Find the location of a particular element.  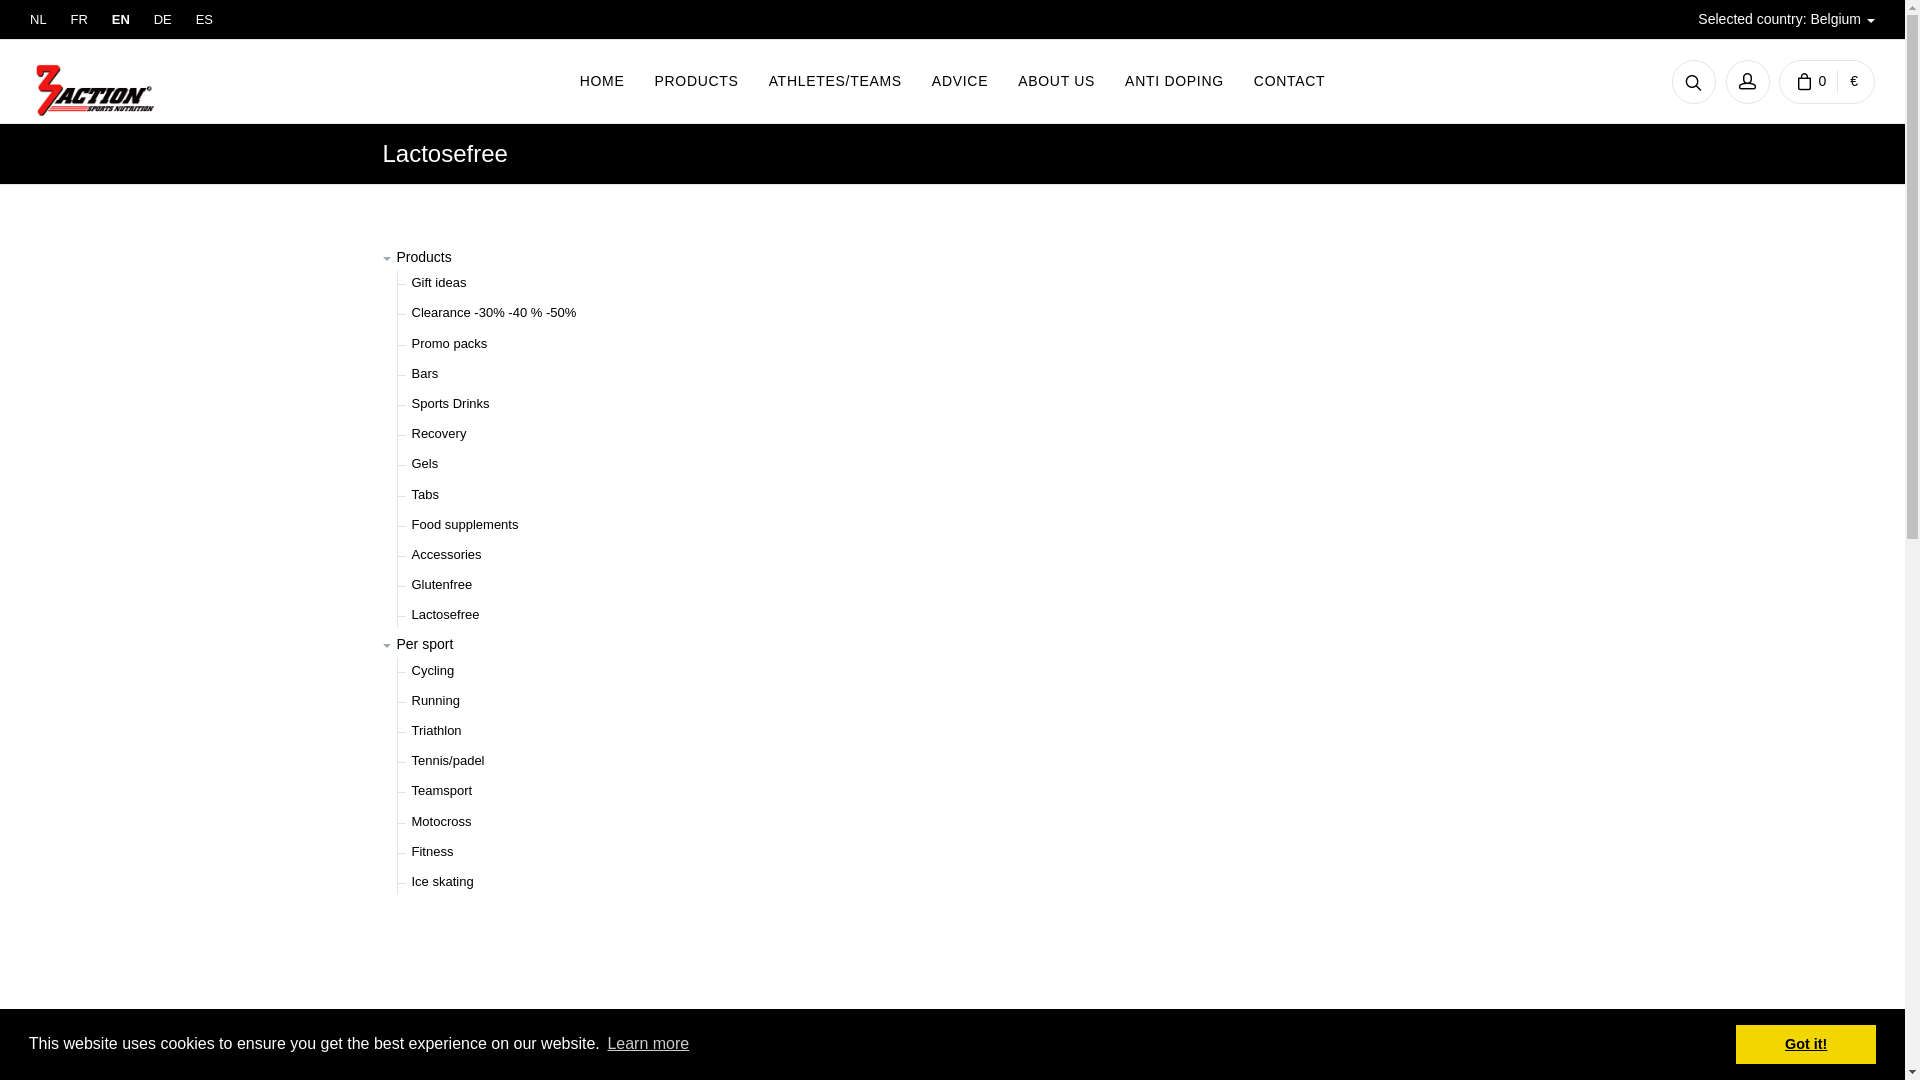

'FR' is located at coordinates (79, 19).